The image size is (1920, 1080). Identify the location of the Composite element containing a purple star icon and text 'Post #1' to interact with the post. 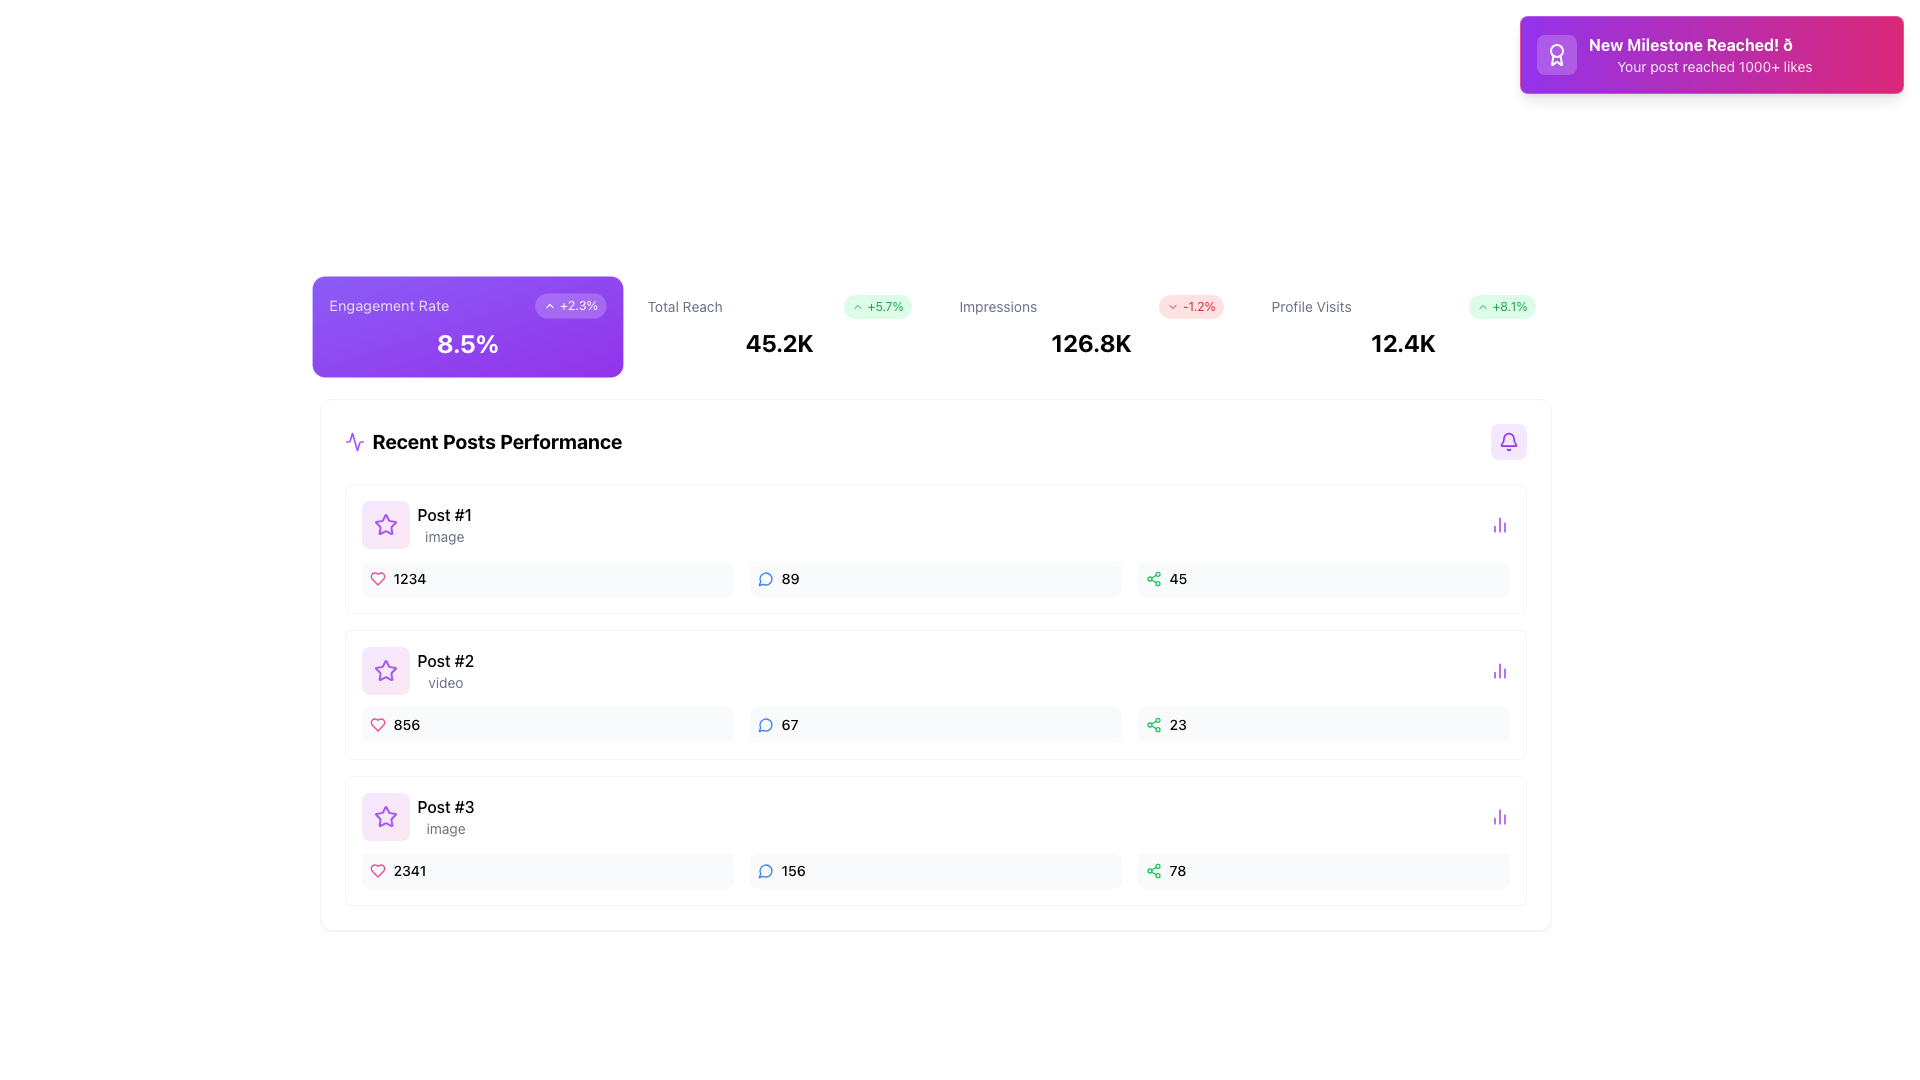
(415, 523).